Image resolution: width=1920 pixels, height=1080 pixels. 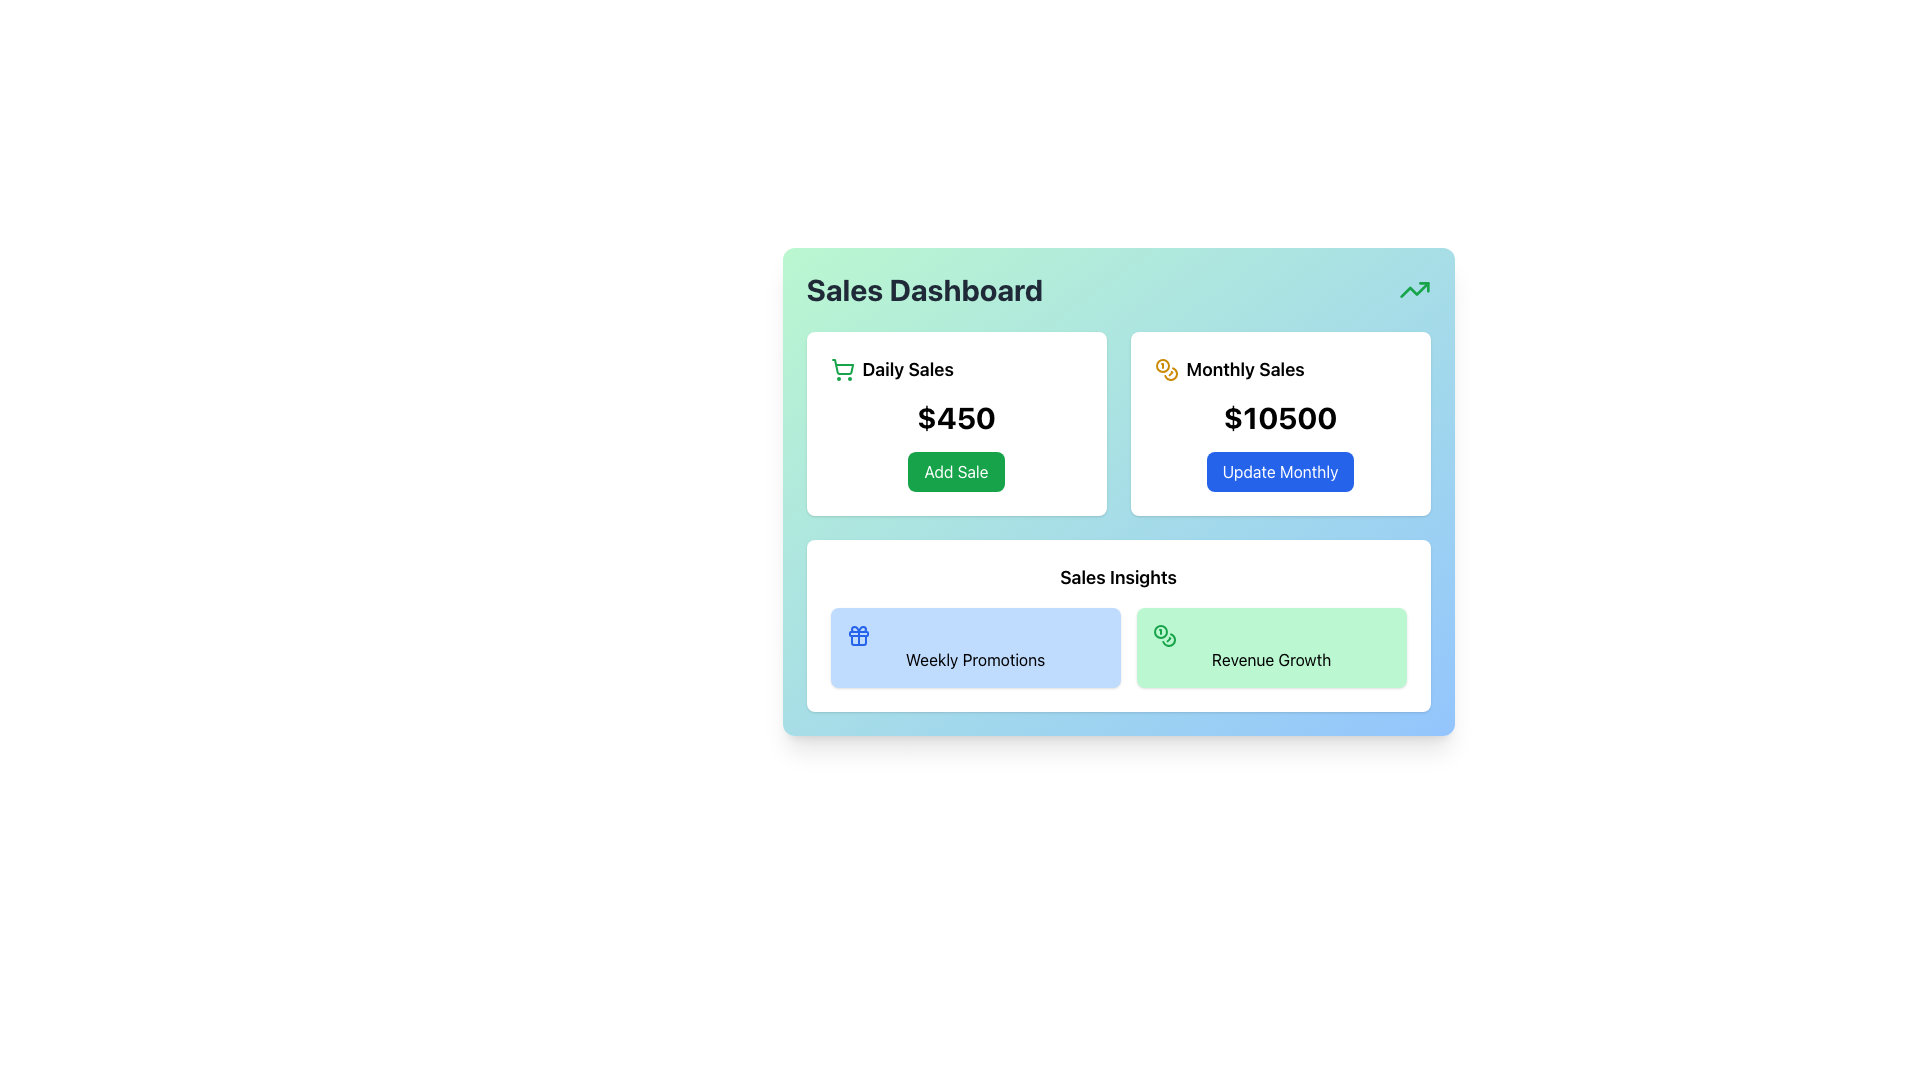 What do you see at coordinates (1166, 370) in the screenshot?
I see `the yellow coin icon located to the left of the 'Monthly Sales' text in the dashboard's section header` at bounding box center [1166, 370].